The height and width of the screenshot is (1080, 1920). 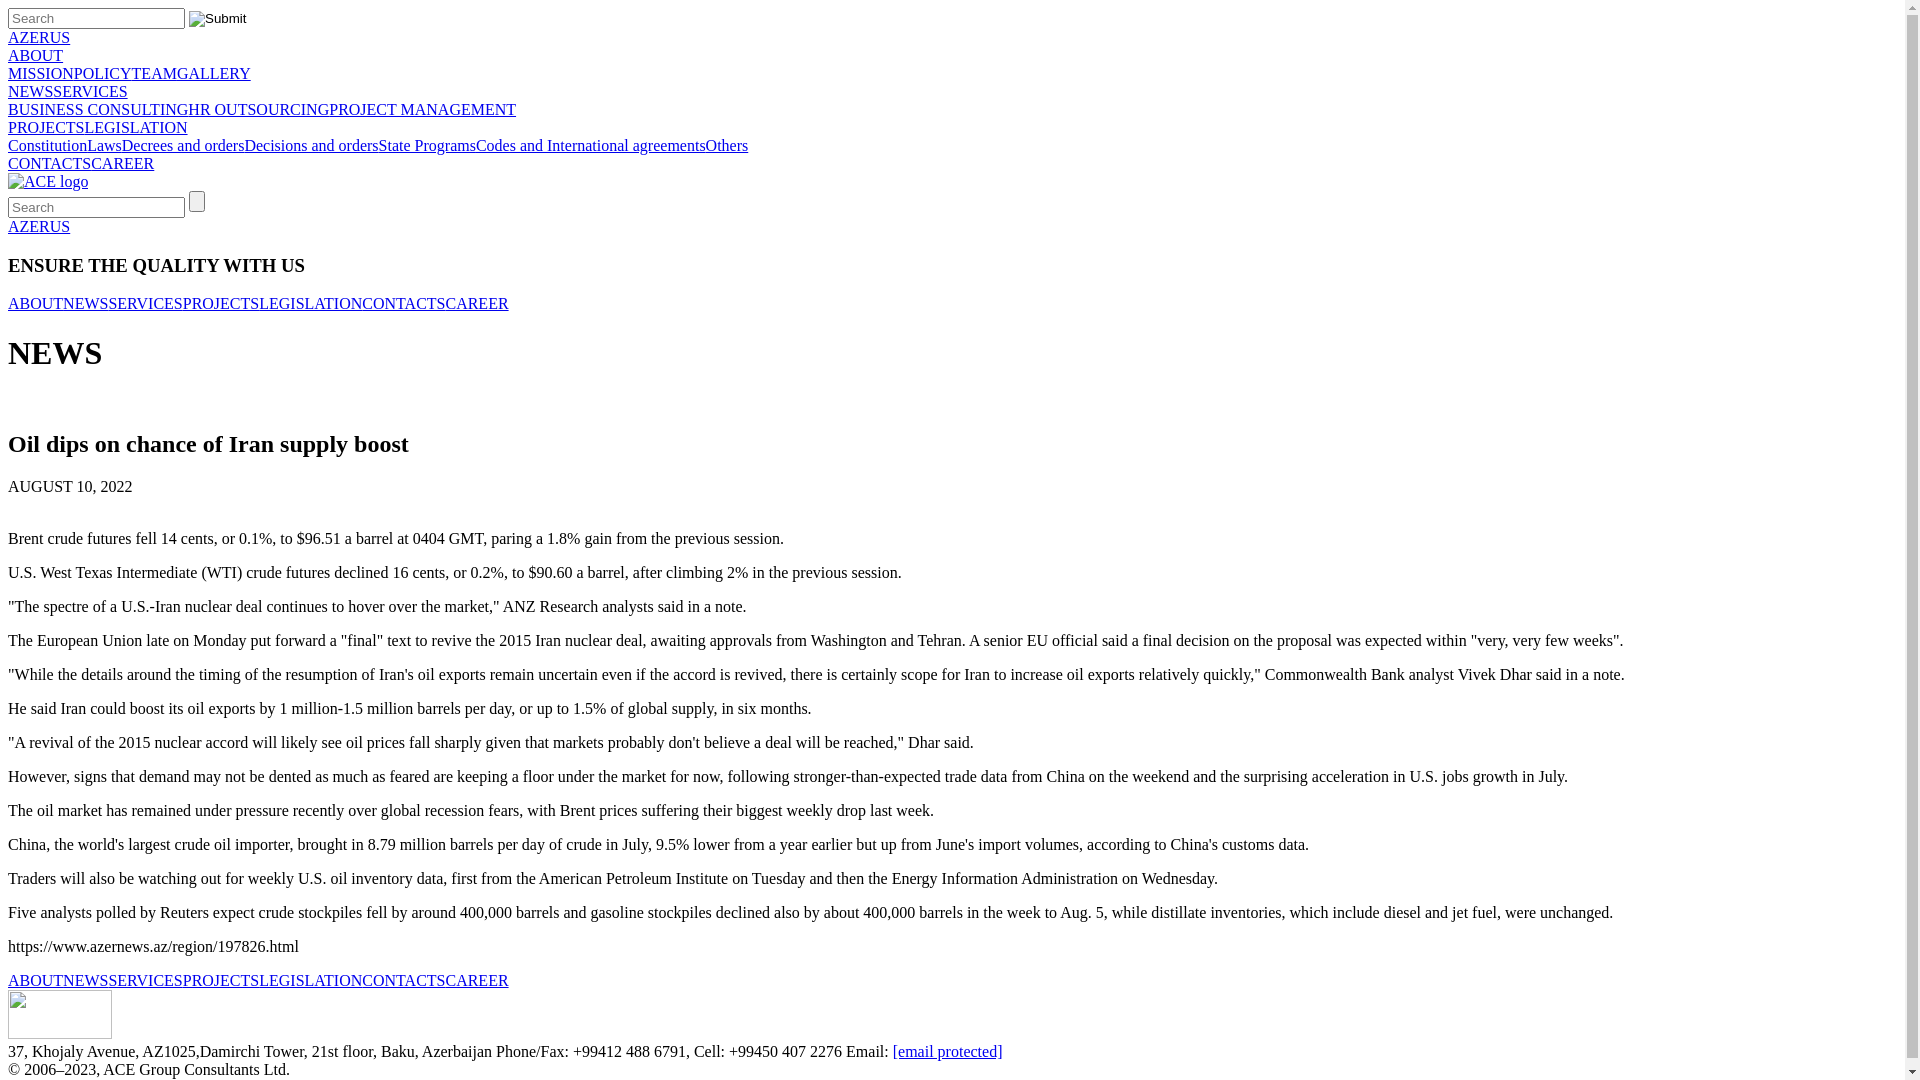 What do you see at coordinates (134, 127) in the screenshot?
I see `'LEGISLATION'` at bounding box center [134, 127].